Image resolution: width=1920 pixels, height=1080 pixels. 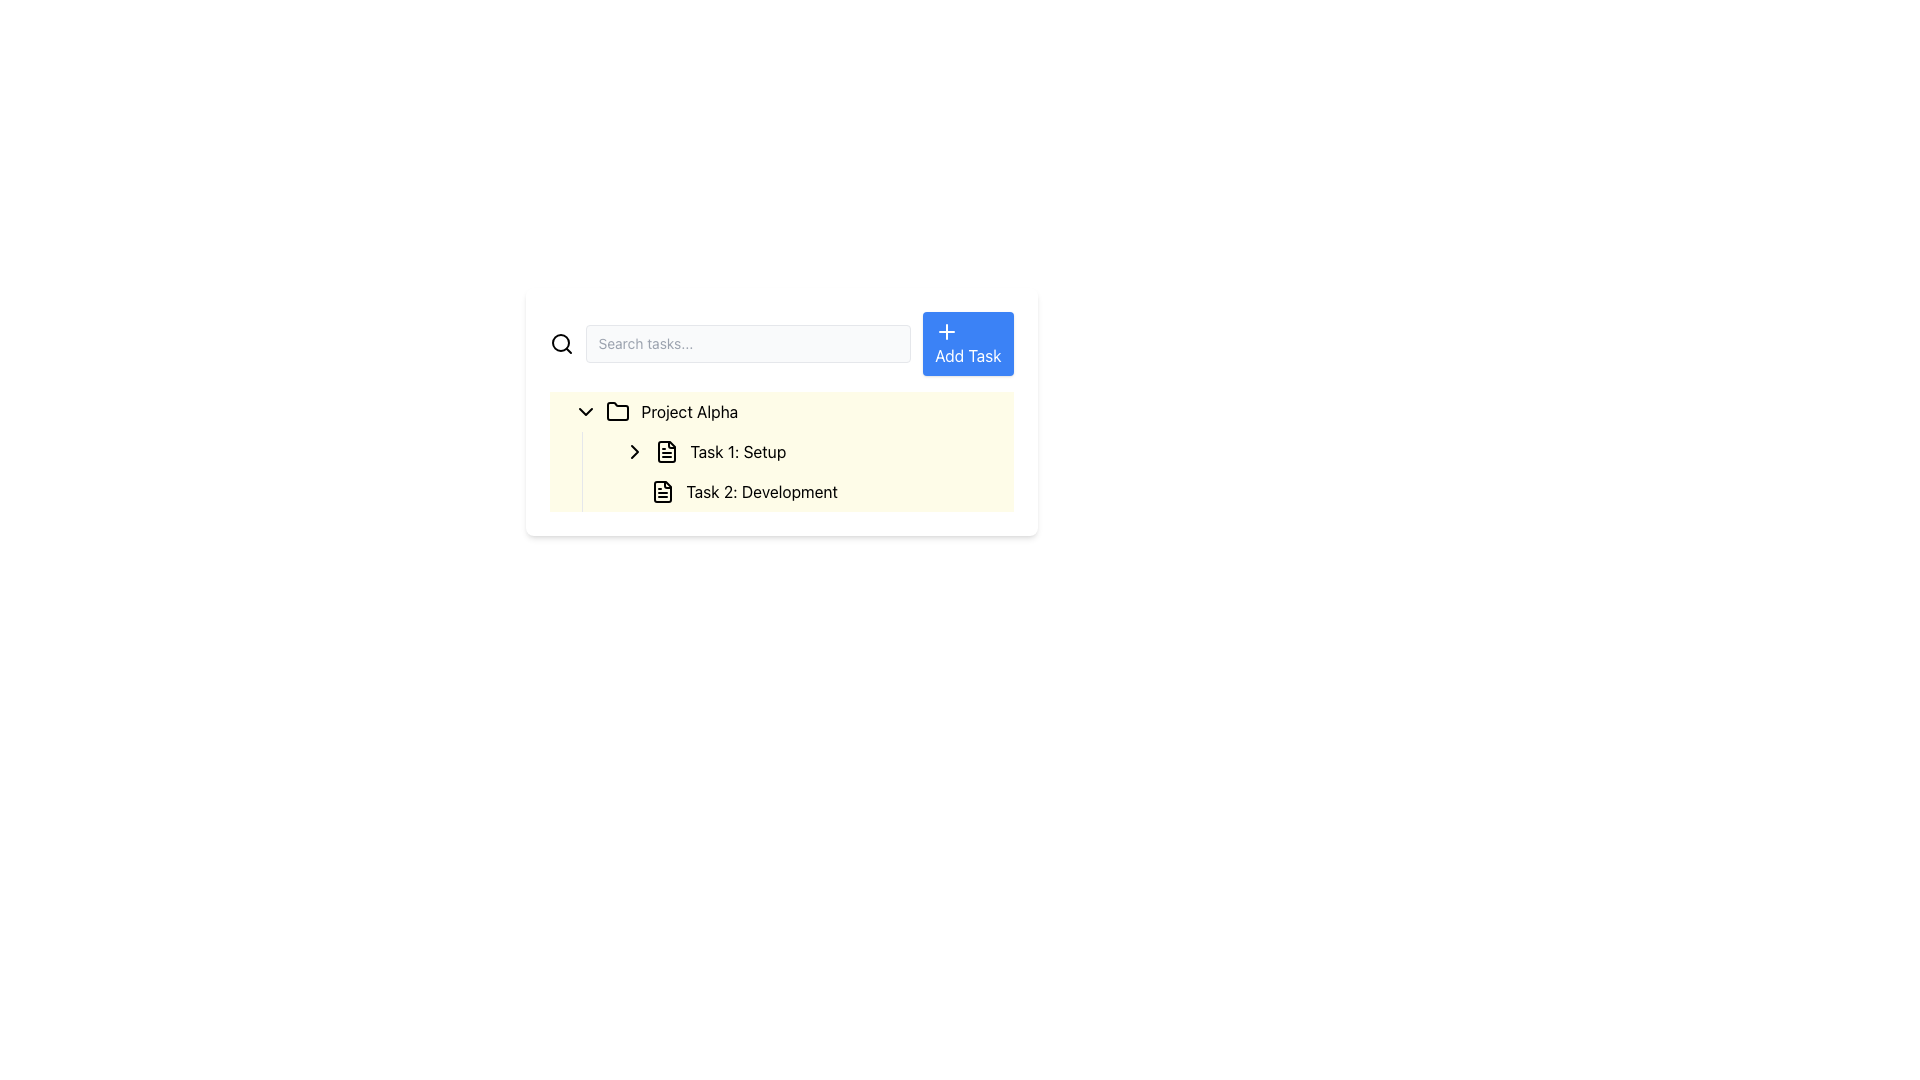 What do you see at coordinates (584, 411) in the screenshot?
I see `the chevron-down icon located at the start of the 'Project Alpha' header row` at bounding box center [584, 411].